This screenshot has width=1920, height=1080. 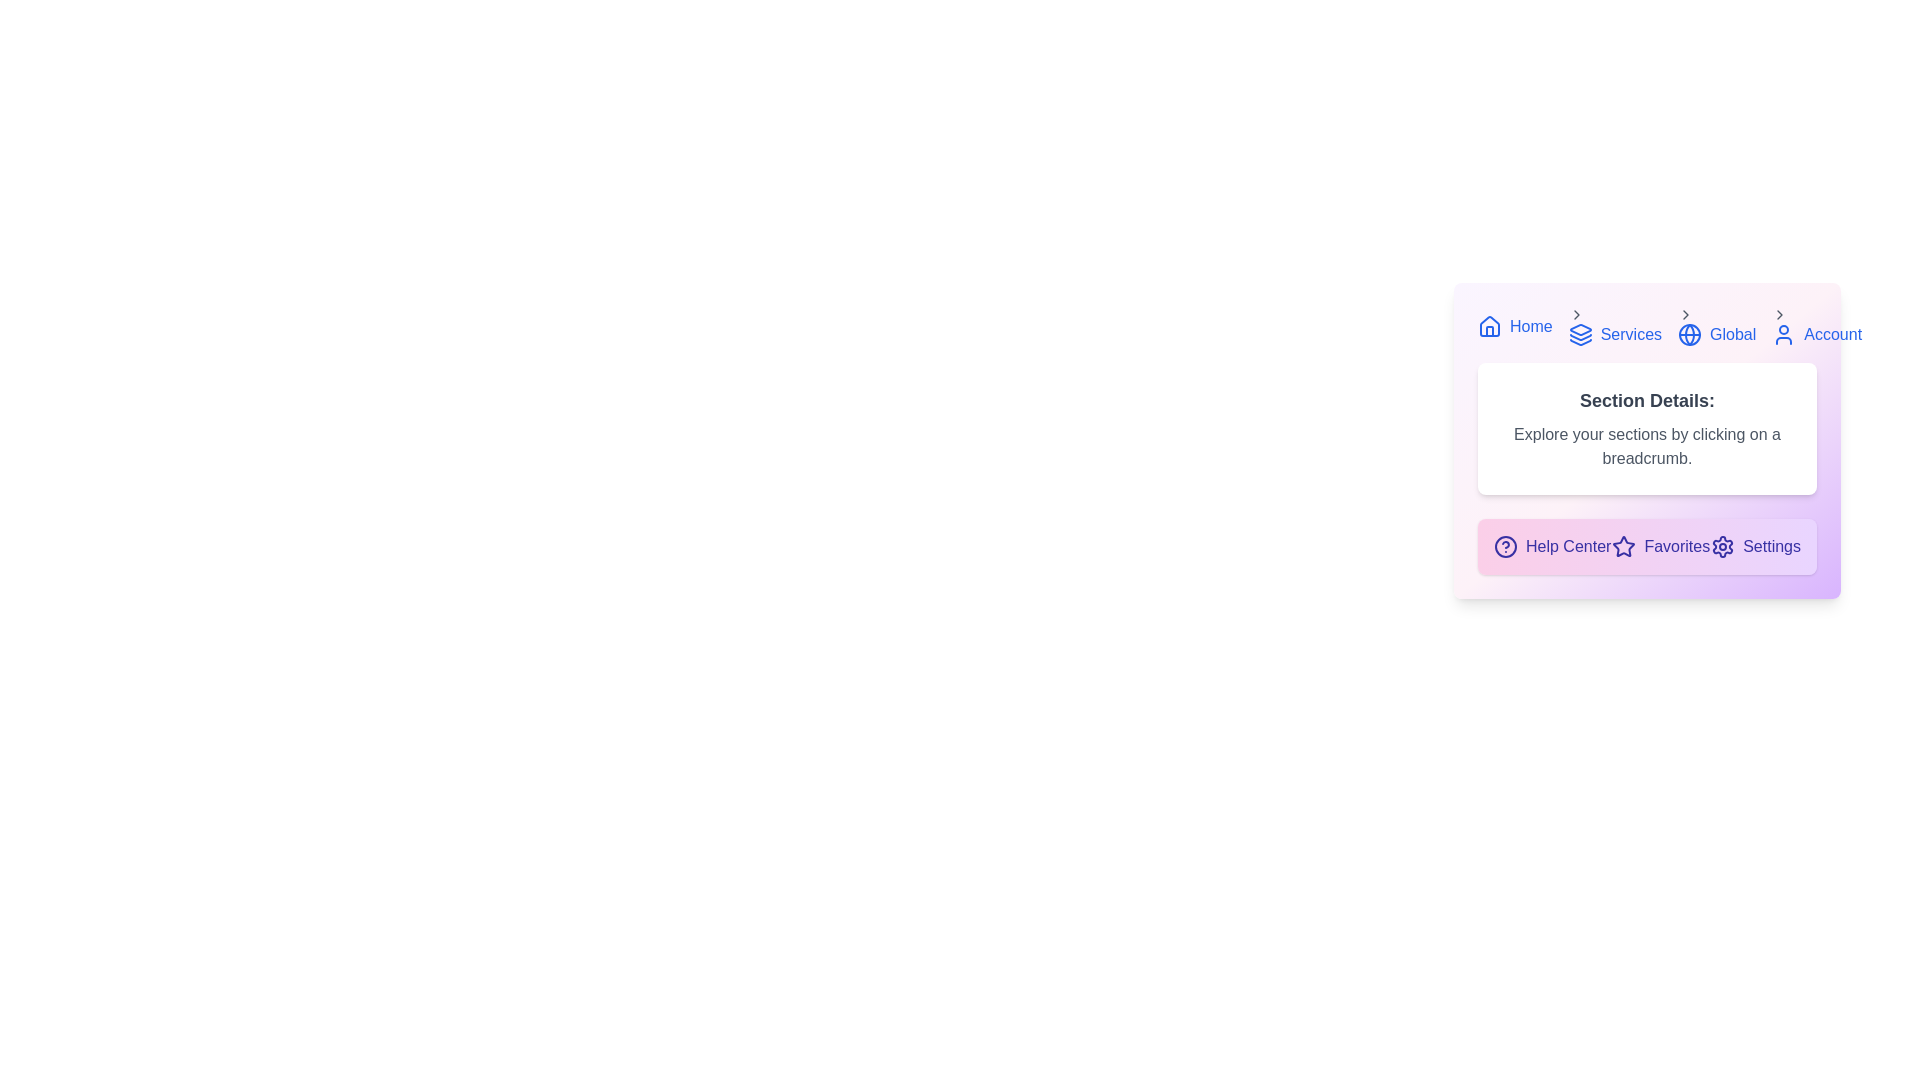 I want to click on the 'Global' breadcrumb navigation label, so click(x=1732, y=334).